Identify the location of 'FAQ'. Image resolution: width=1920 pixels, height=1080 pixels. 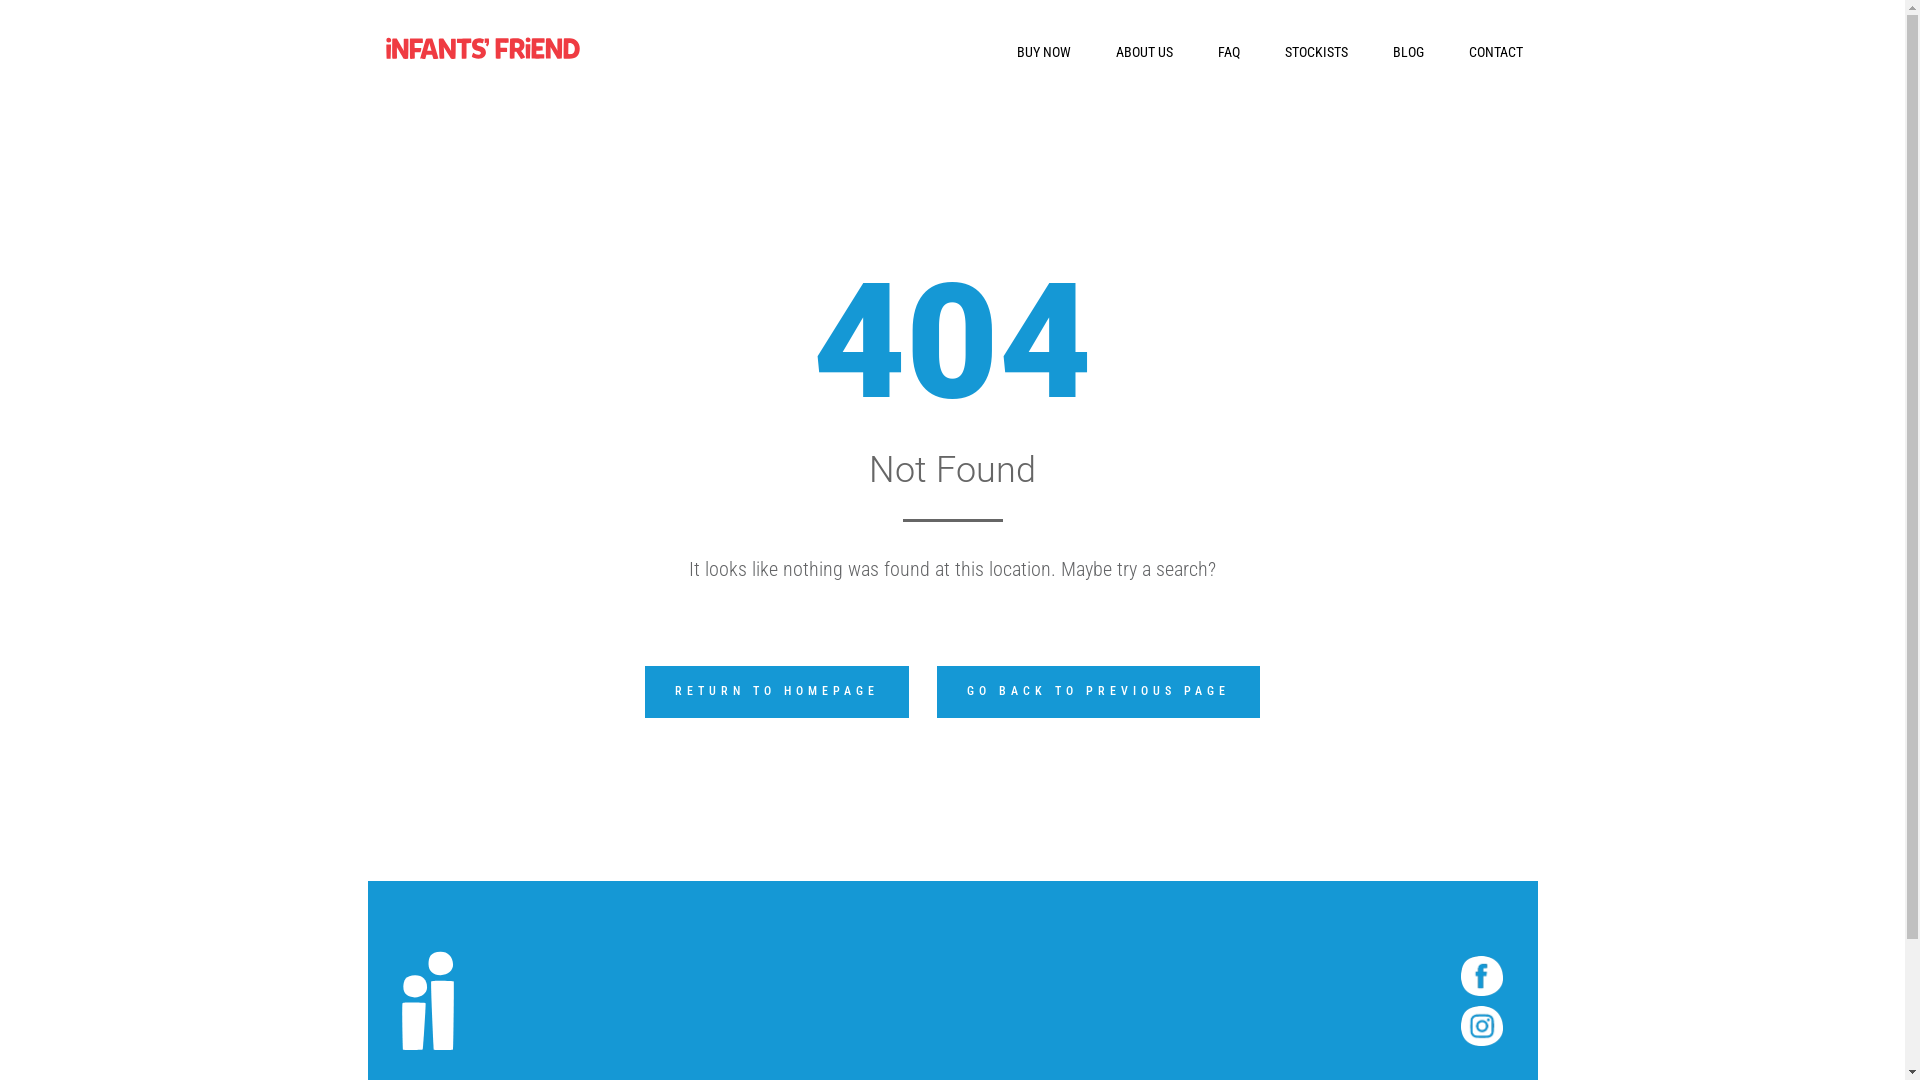
(1227, 50).